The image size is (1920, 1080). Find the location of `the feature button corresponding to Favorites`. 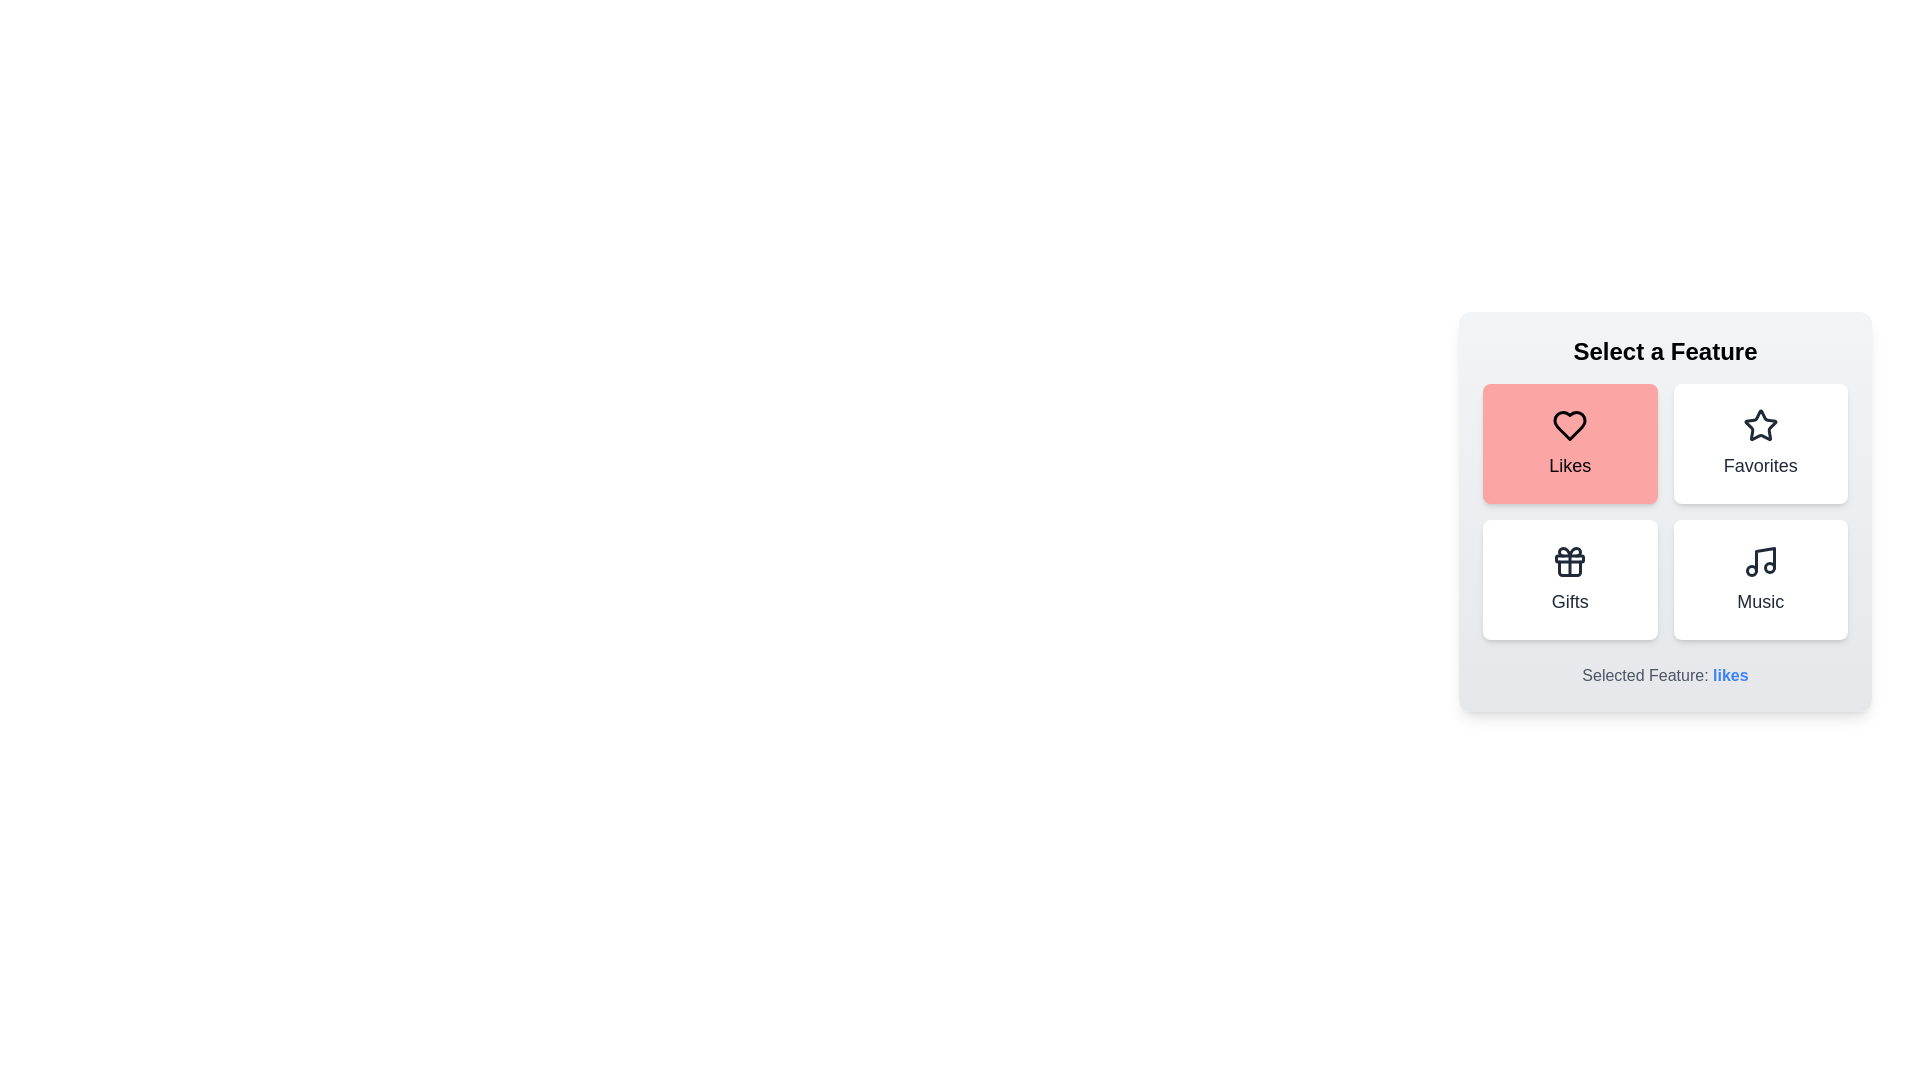

the feature button corresponding to Favorites is located at coordinates (1760, 442).